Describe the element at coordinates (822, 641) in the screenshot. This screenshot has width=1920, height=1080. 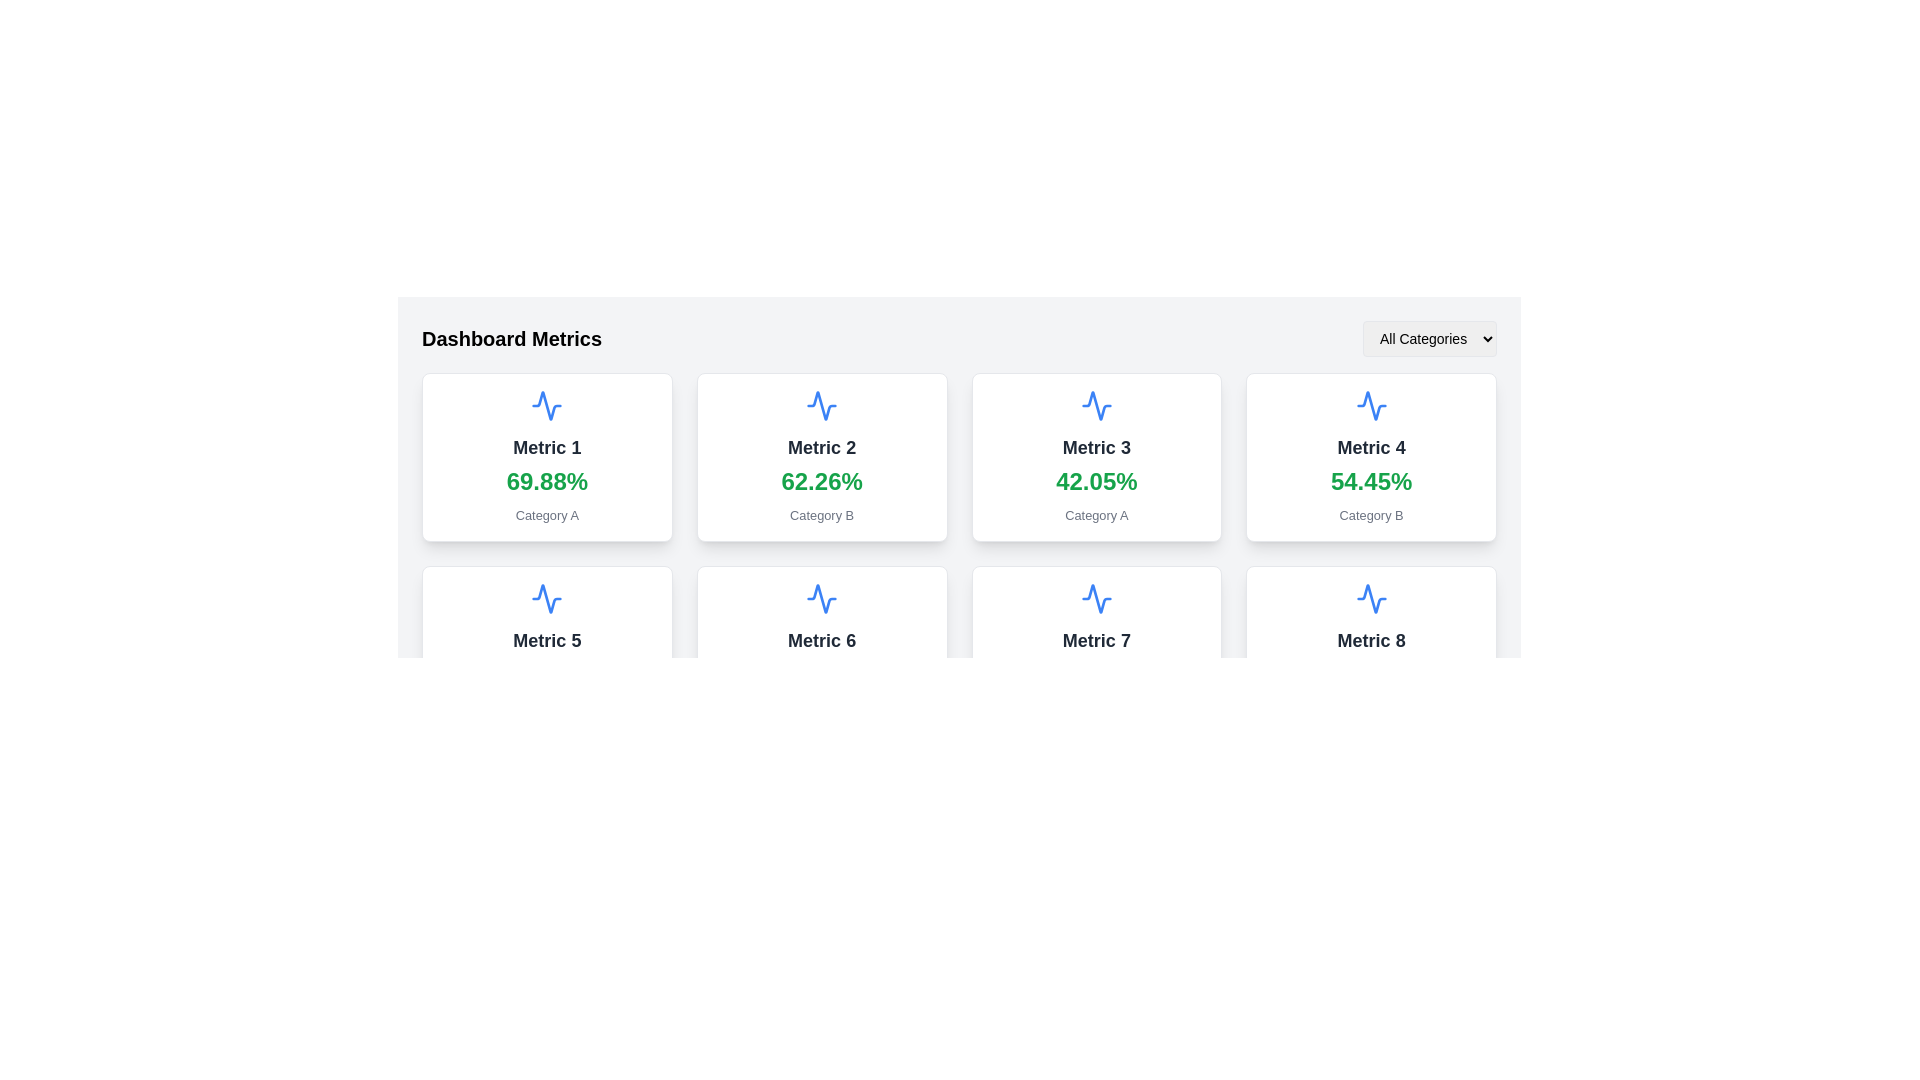
I see `the text label indicating the metric in the sixth card of the grid layout` at that location.